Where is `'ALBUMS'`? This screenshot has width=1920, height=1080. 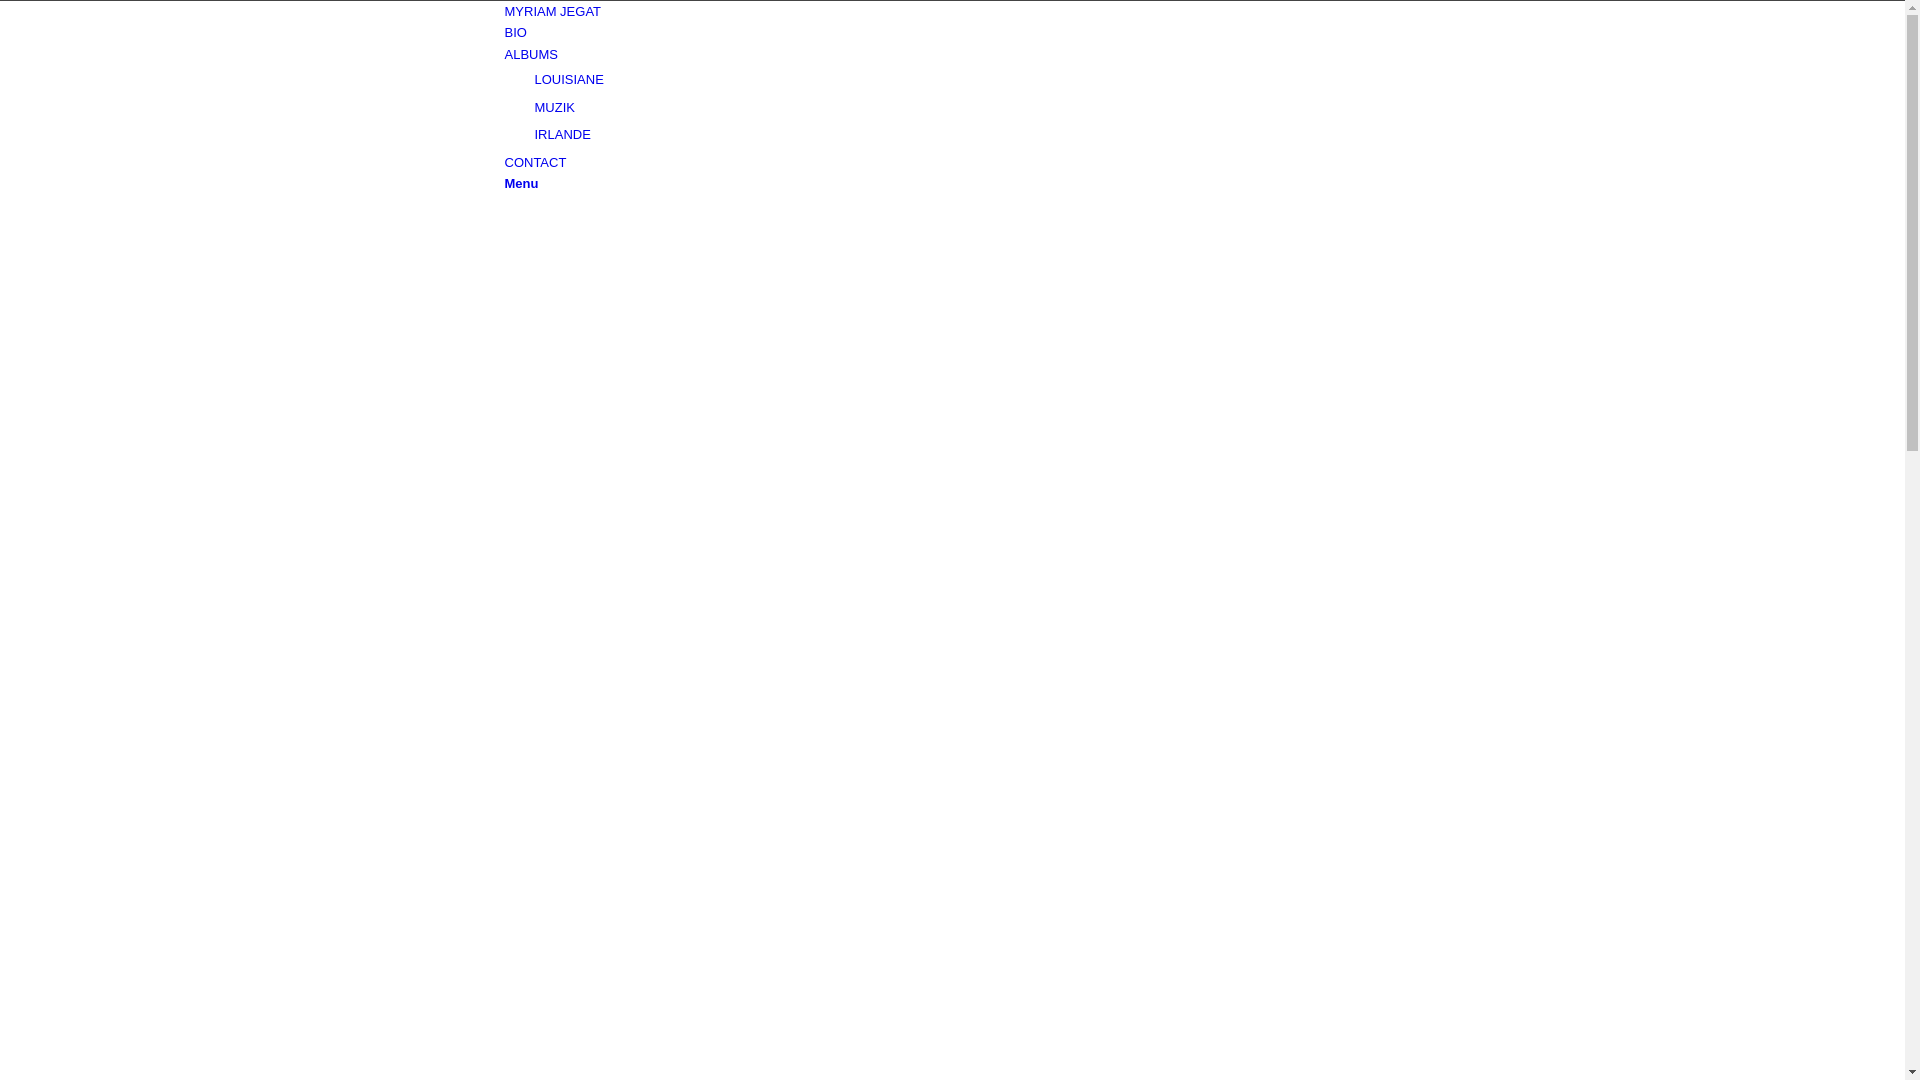
'ALBUMS' is located at coordinates (530, 53).